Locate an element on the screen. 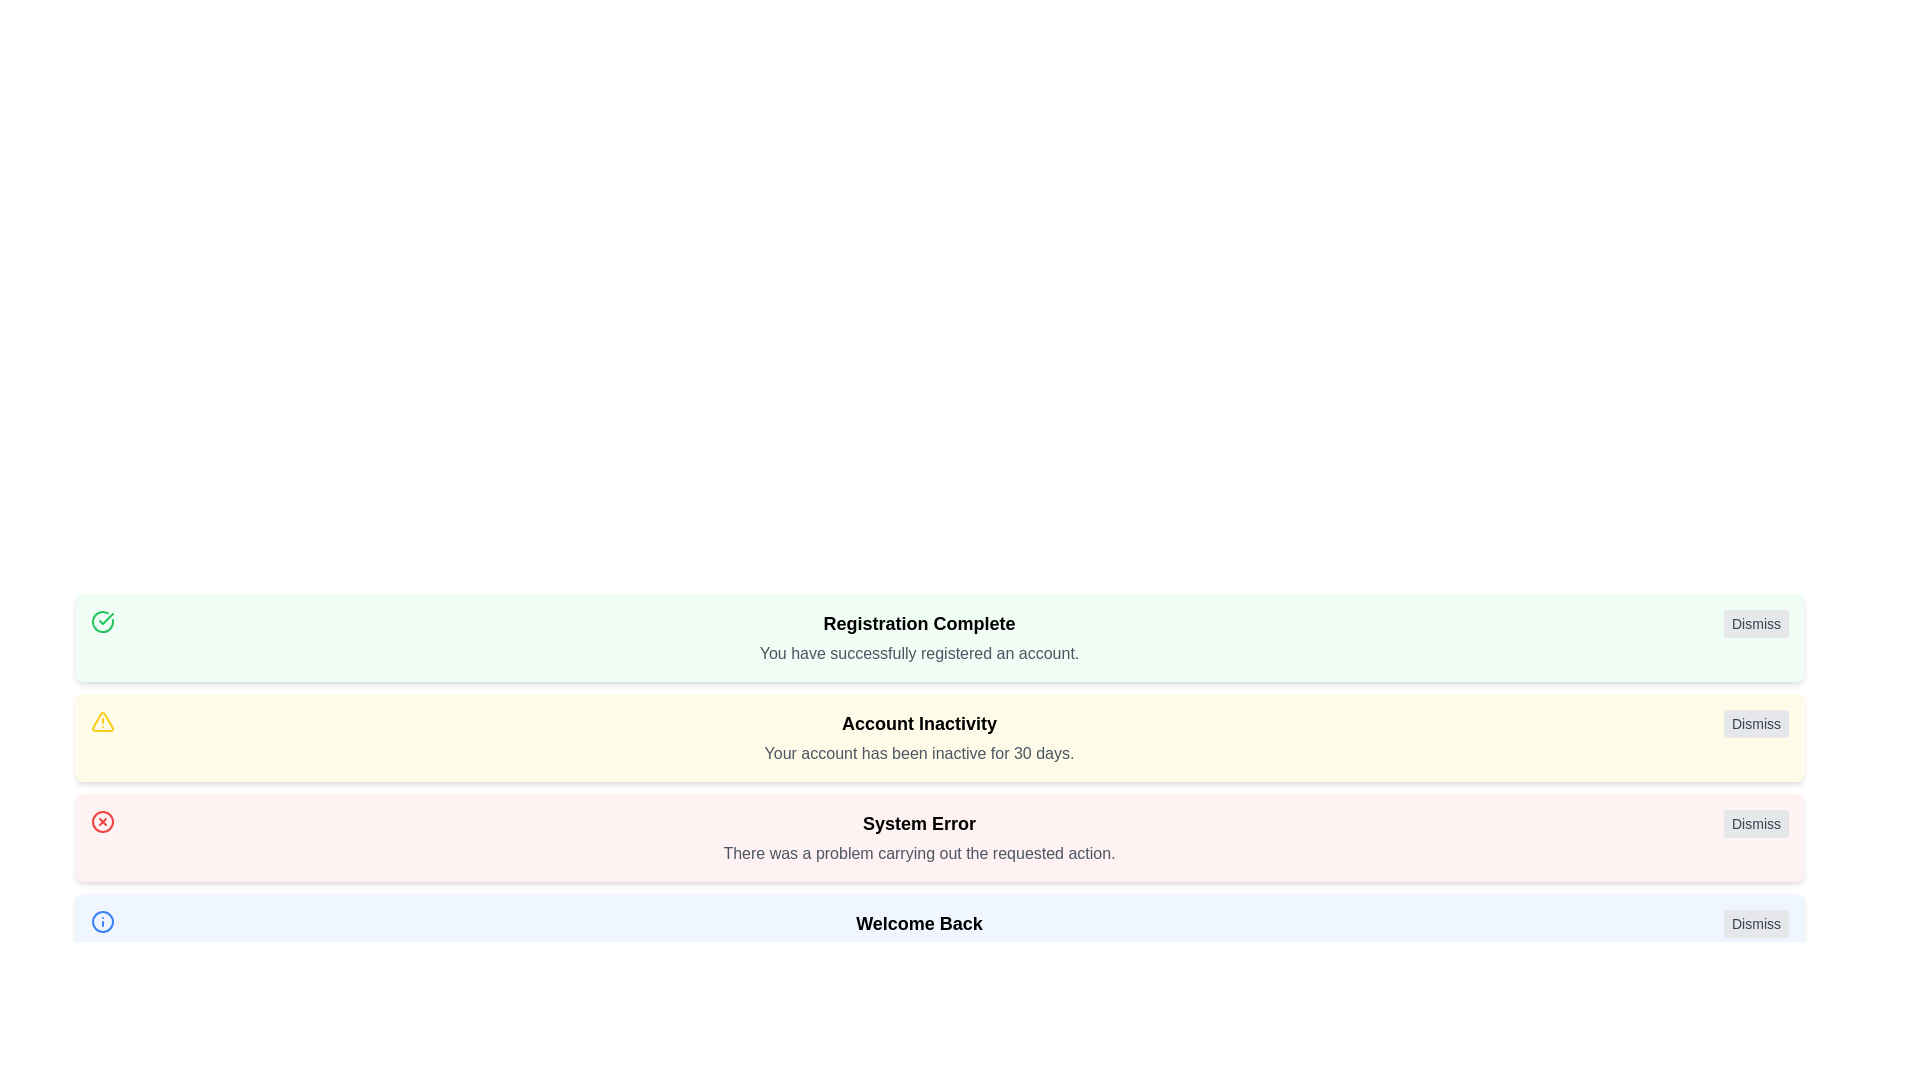  the text label that serves as a heading or introductory title, welcoming the user back to the application, positioned above another text element stating 'We’ve added new features. Check them out!' is located at coordinates (918, 924).